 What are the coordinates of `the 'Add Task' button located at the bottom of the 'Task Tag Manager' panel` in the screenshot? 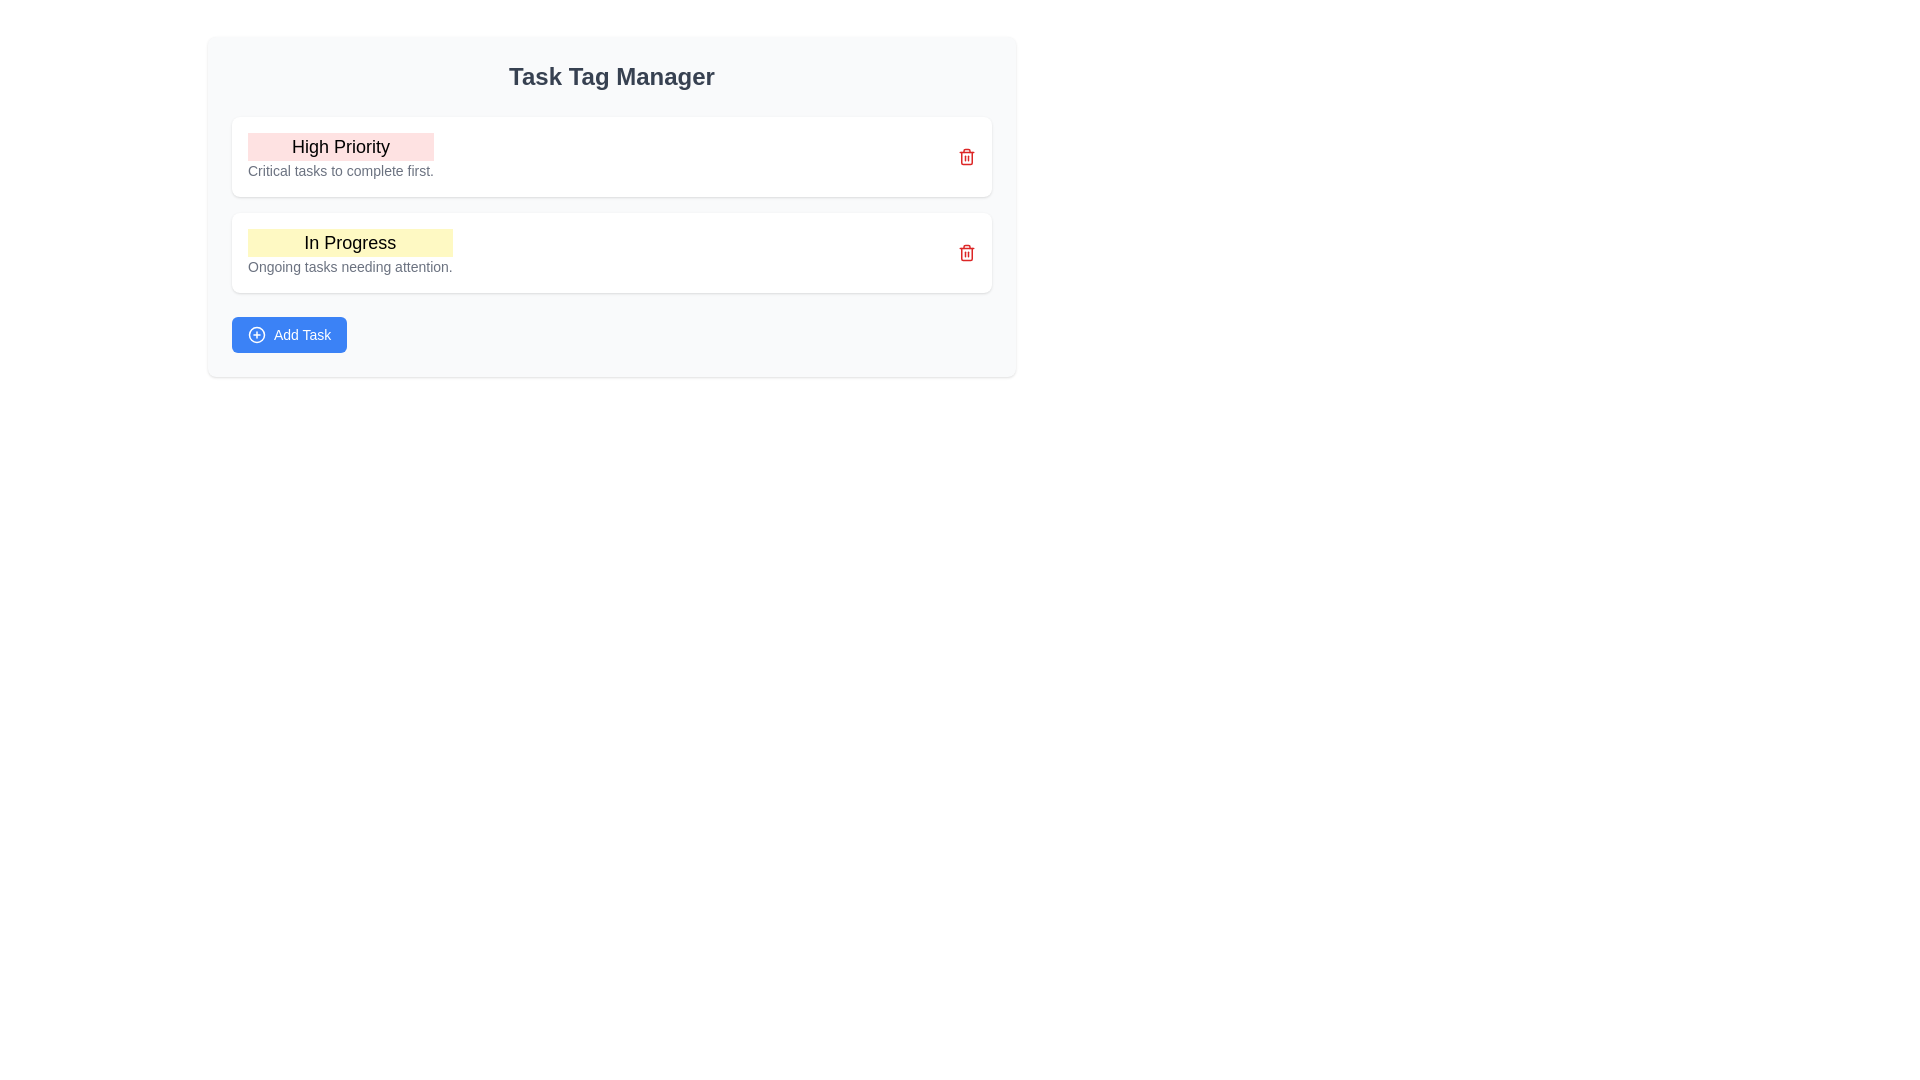 It's located at (288, 334).